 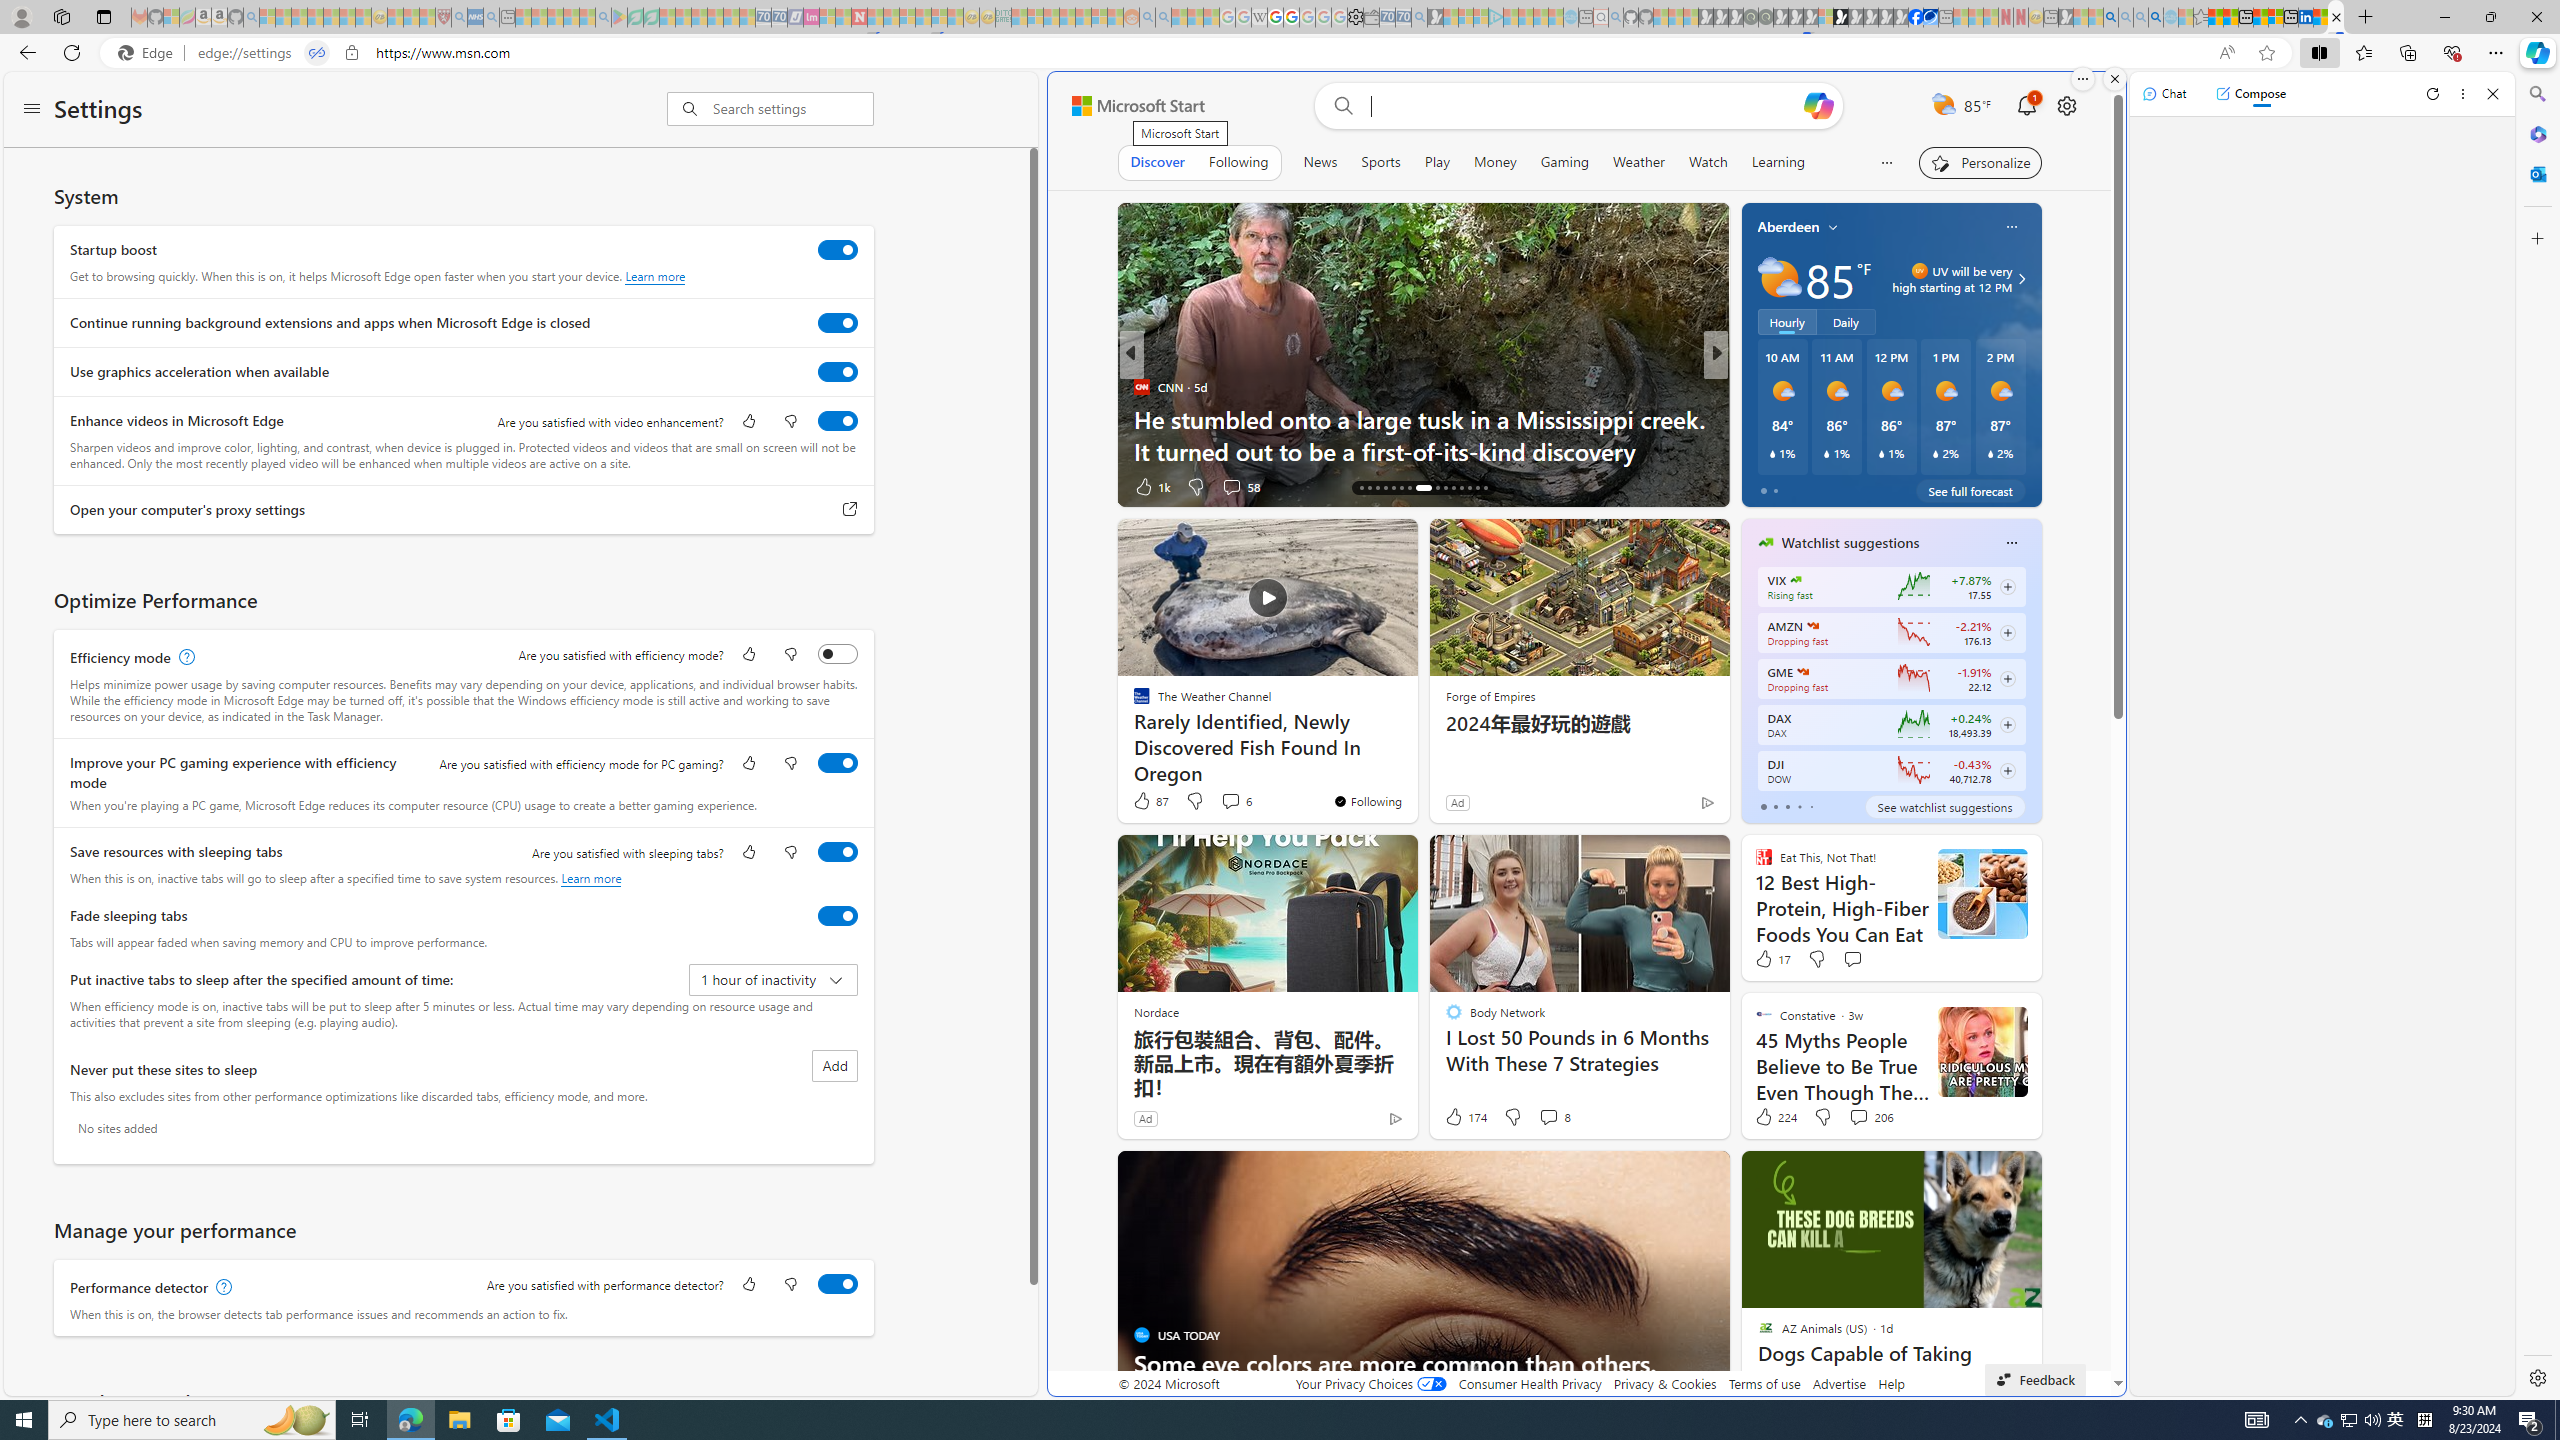 I want to click on 'AutomationID: tab-26', so click(x=1454, y=487).